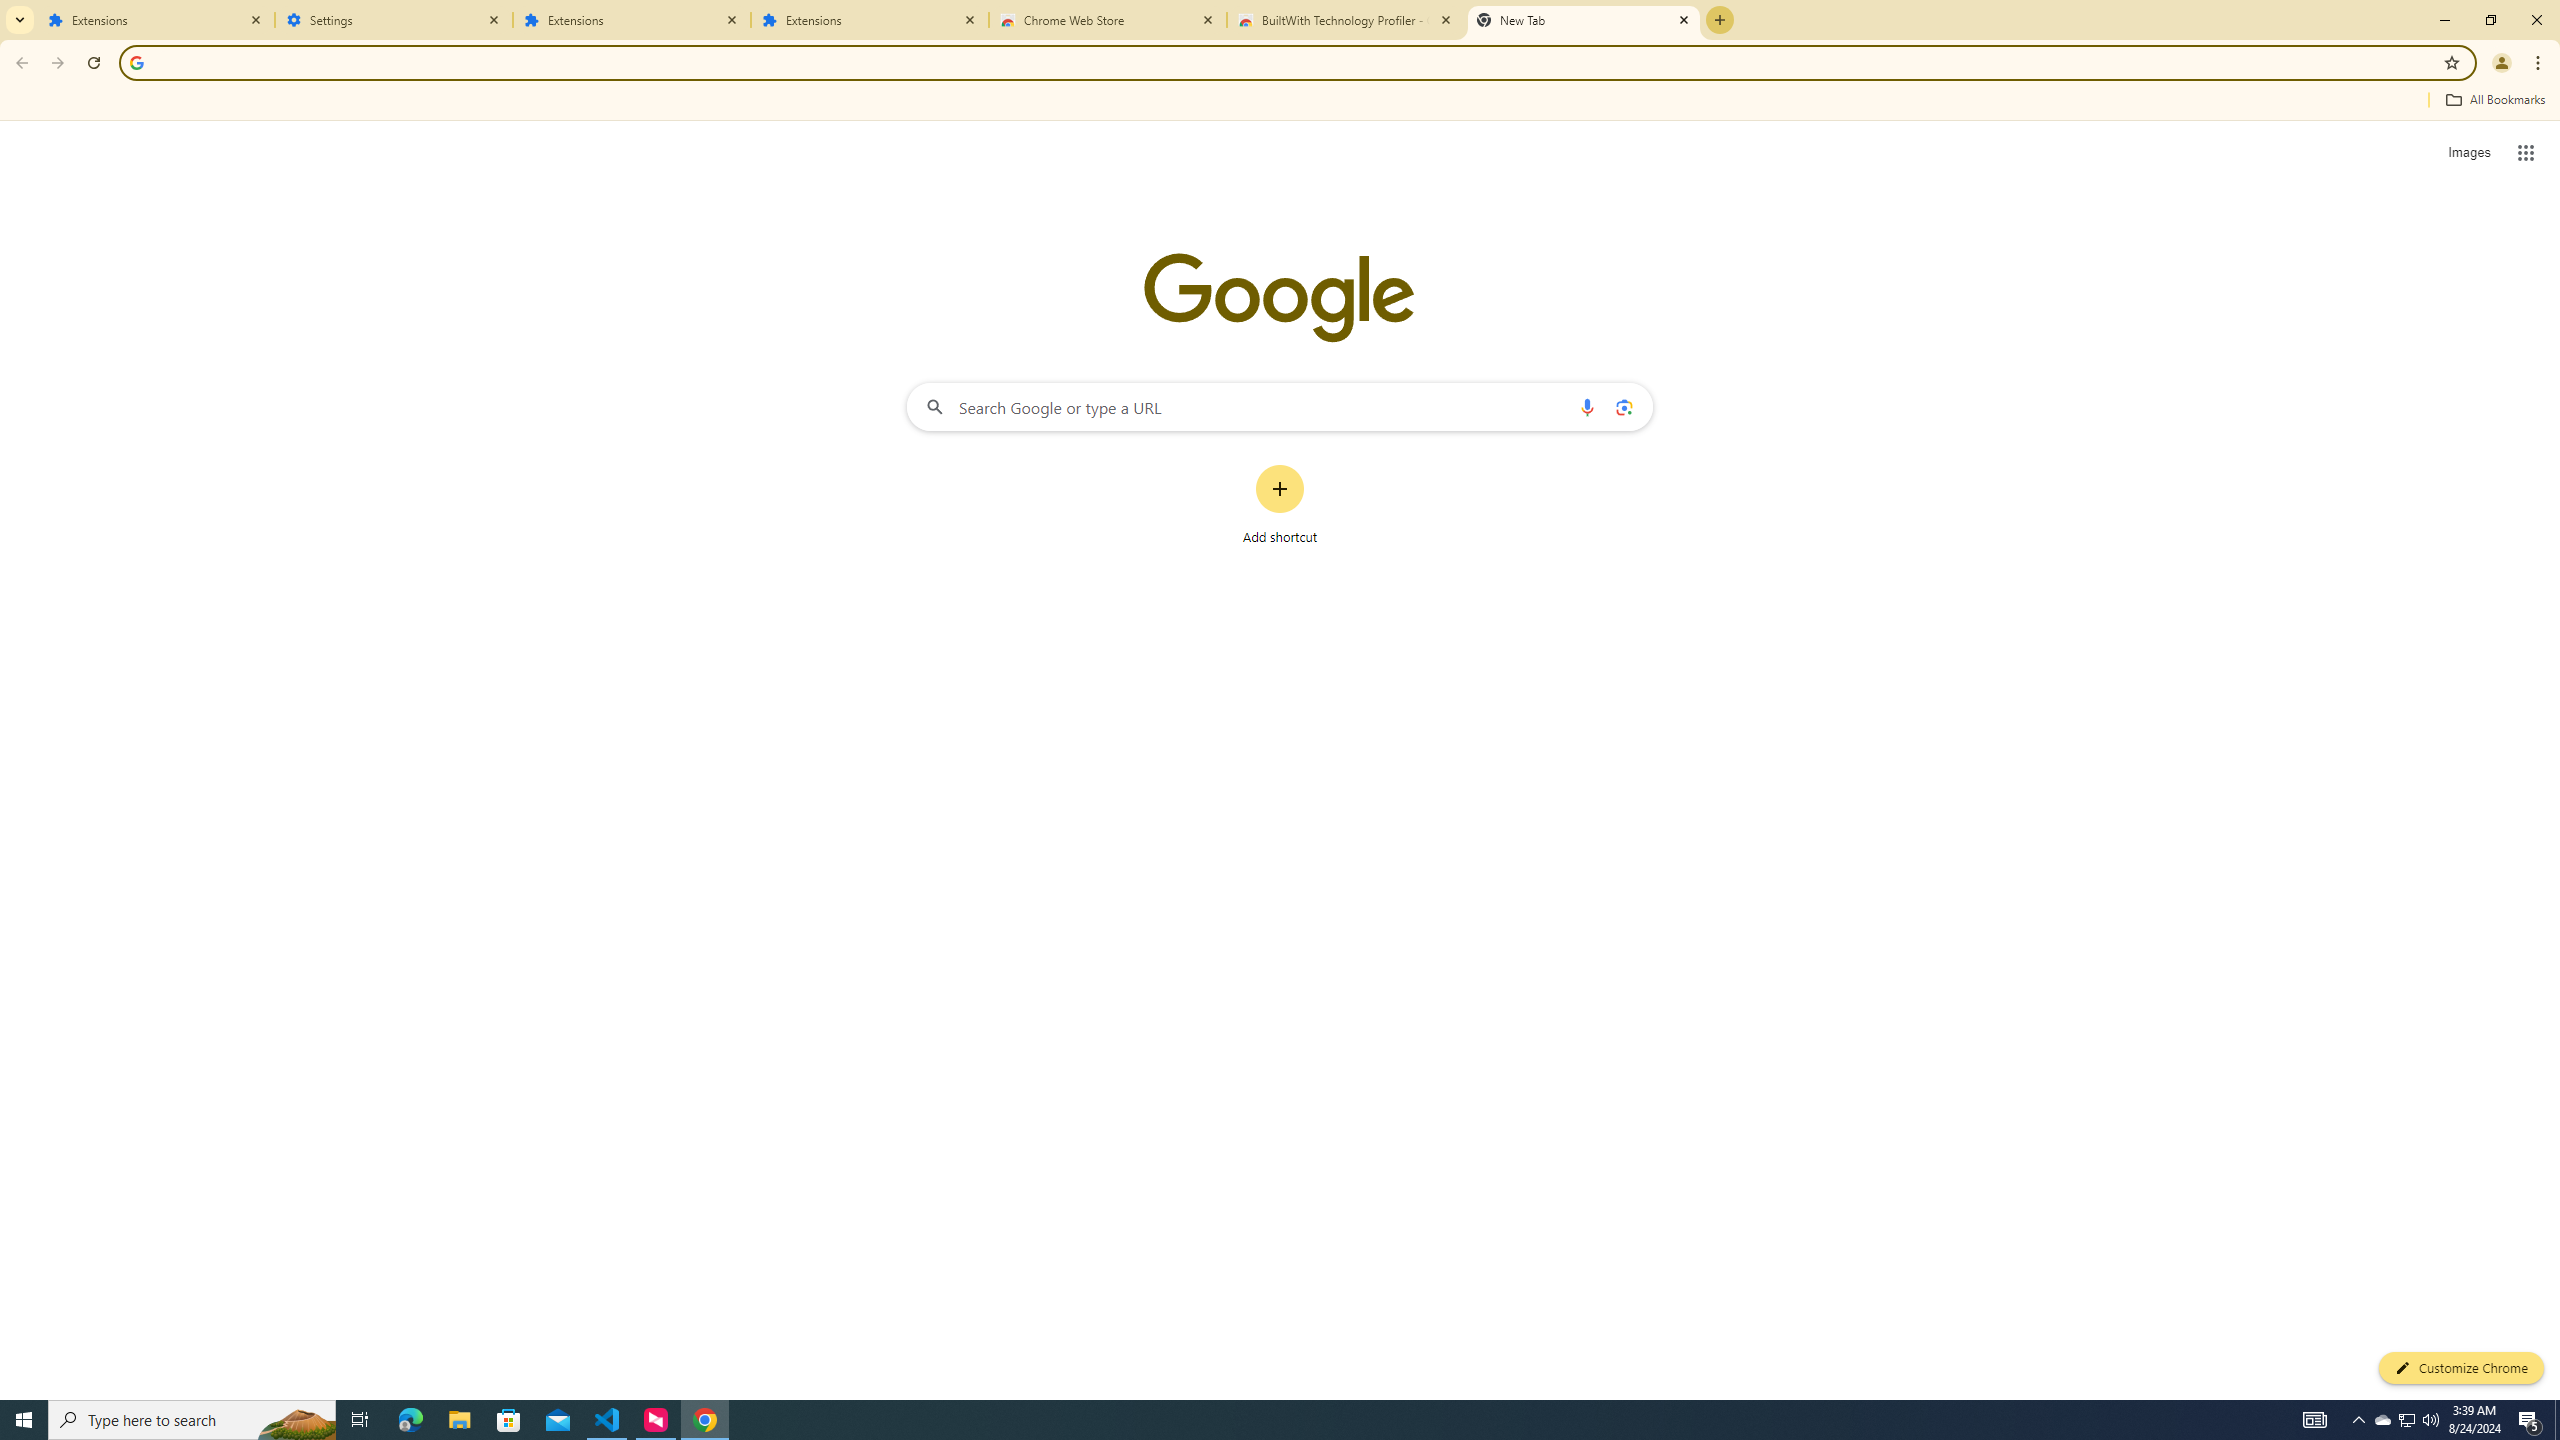 This screenshot has width=2560, height=1440. Describe the element at coordinates (1108, 19) in the screenshot. I see `'Chrome Web Store'` at that location.